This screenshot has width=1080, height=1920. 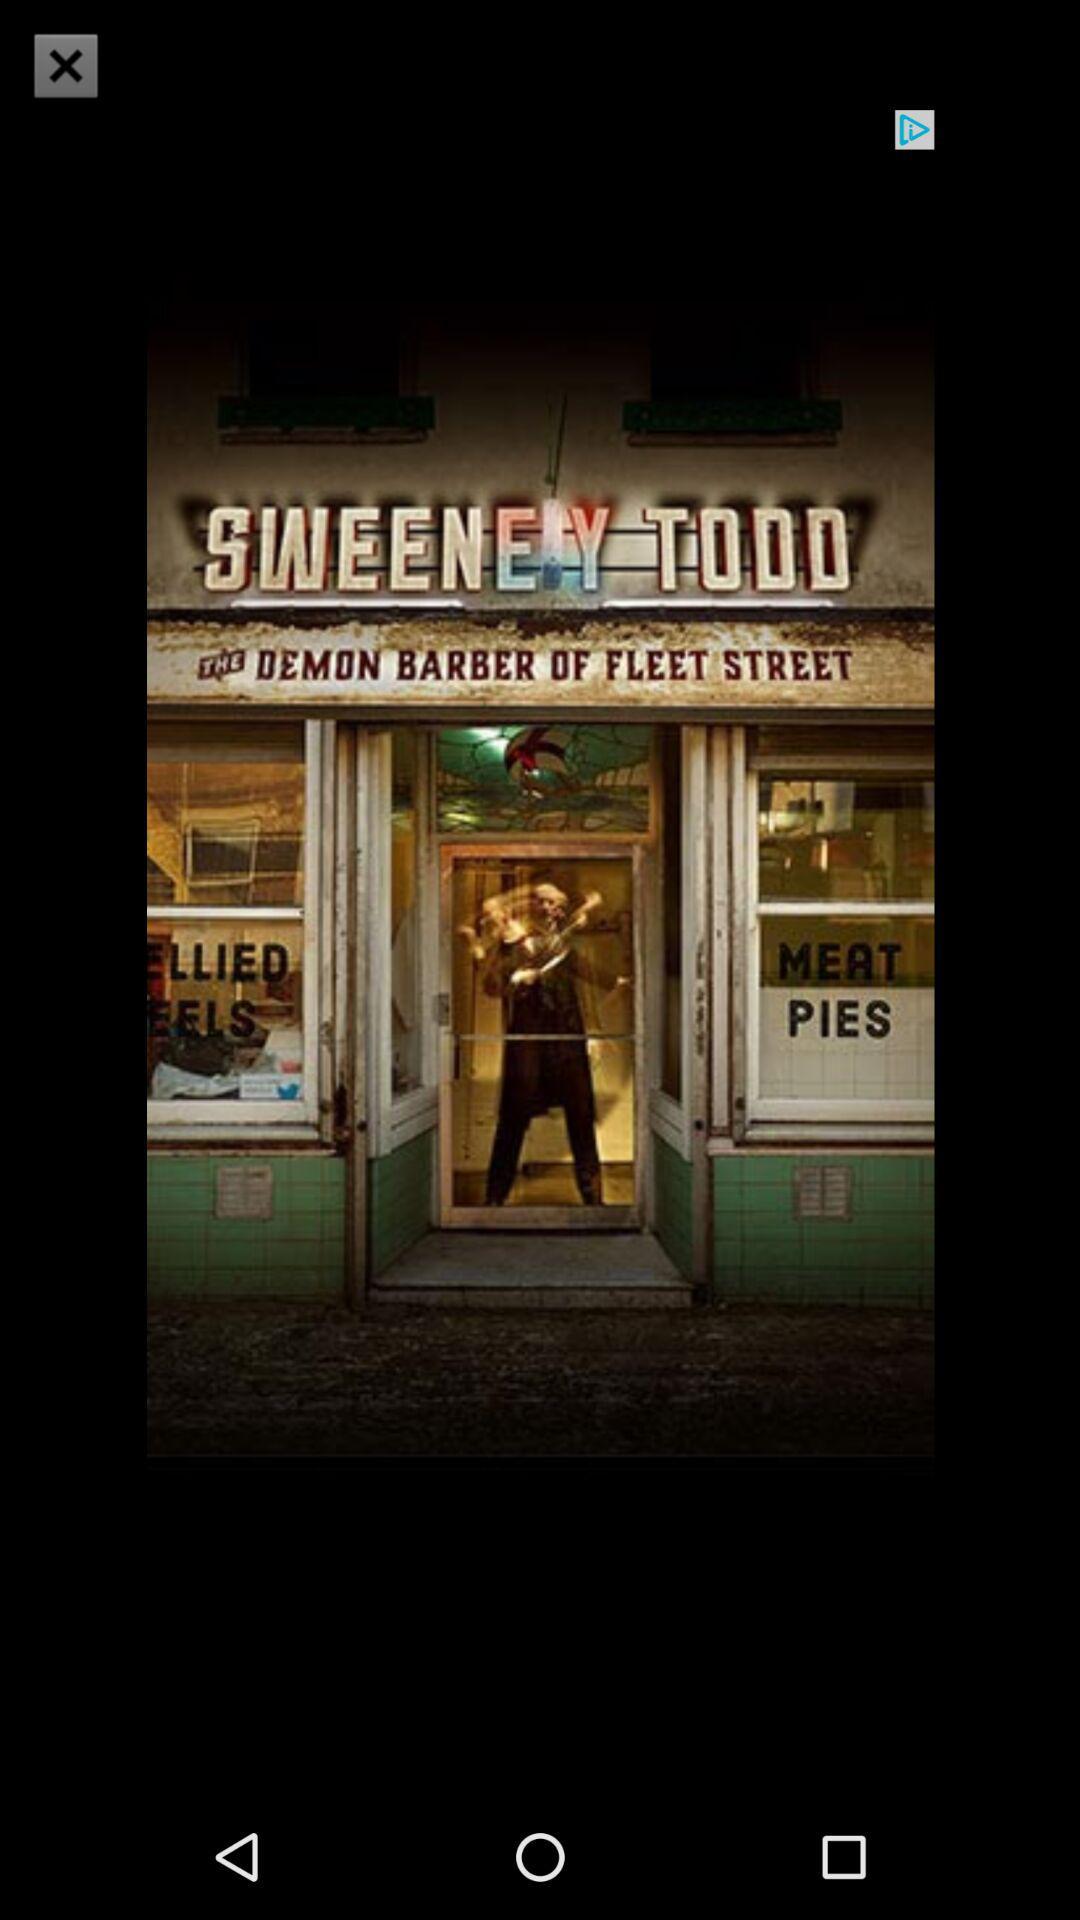 What do you see at coordinates (64, 70) in the screenshot?
I see `the close icon` at bounding box center [64, 70].